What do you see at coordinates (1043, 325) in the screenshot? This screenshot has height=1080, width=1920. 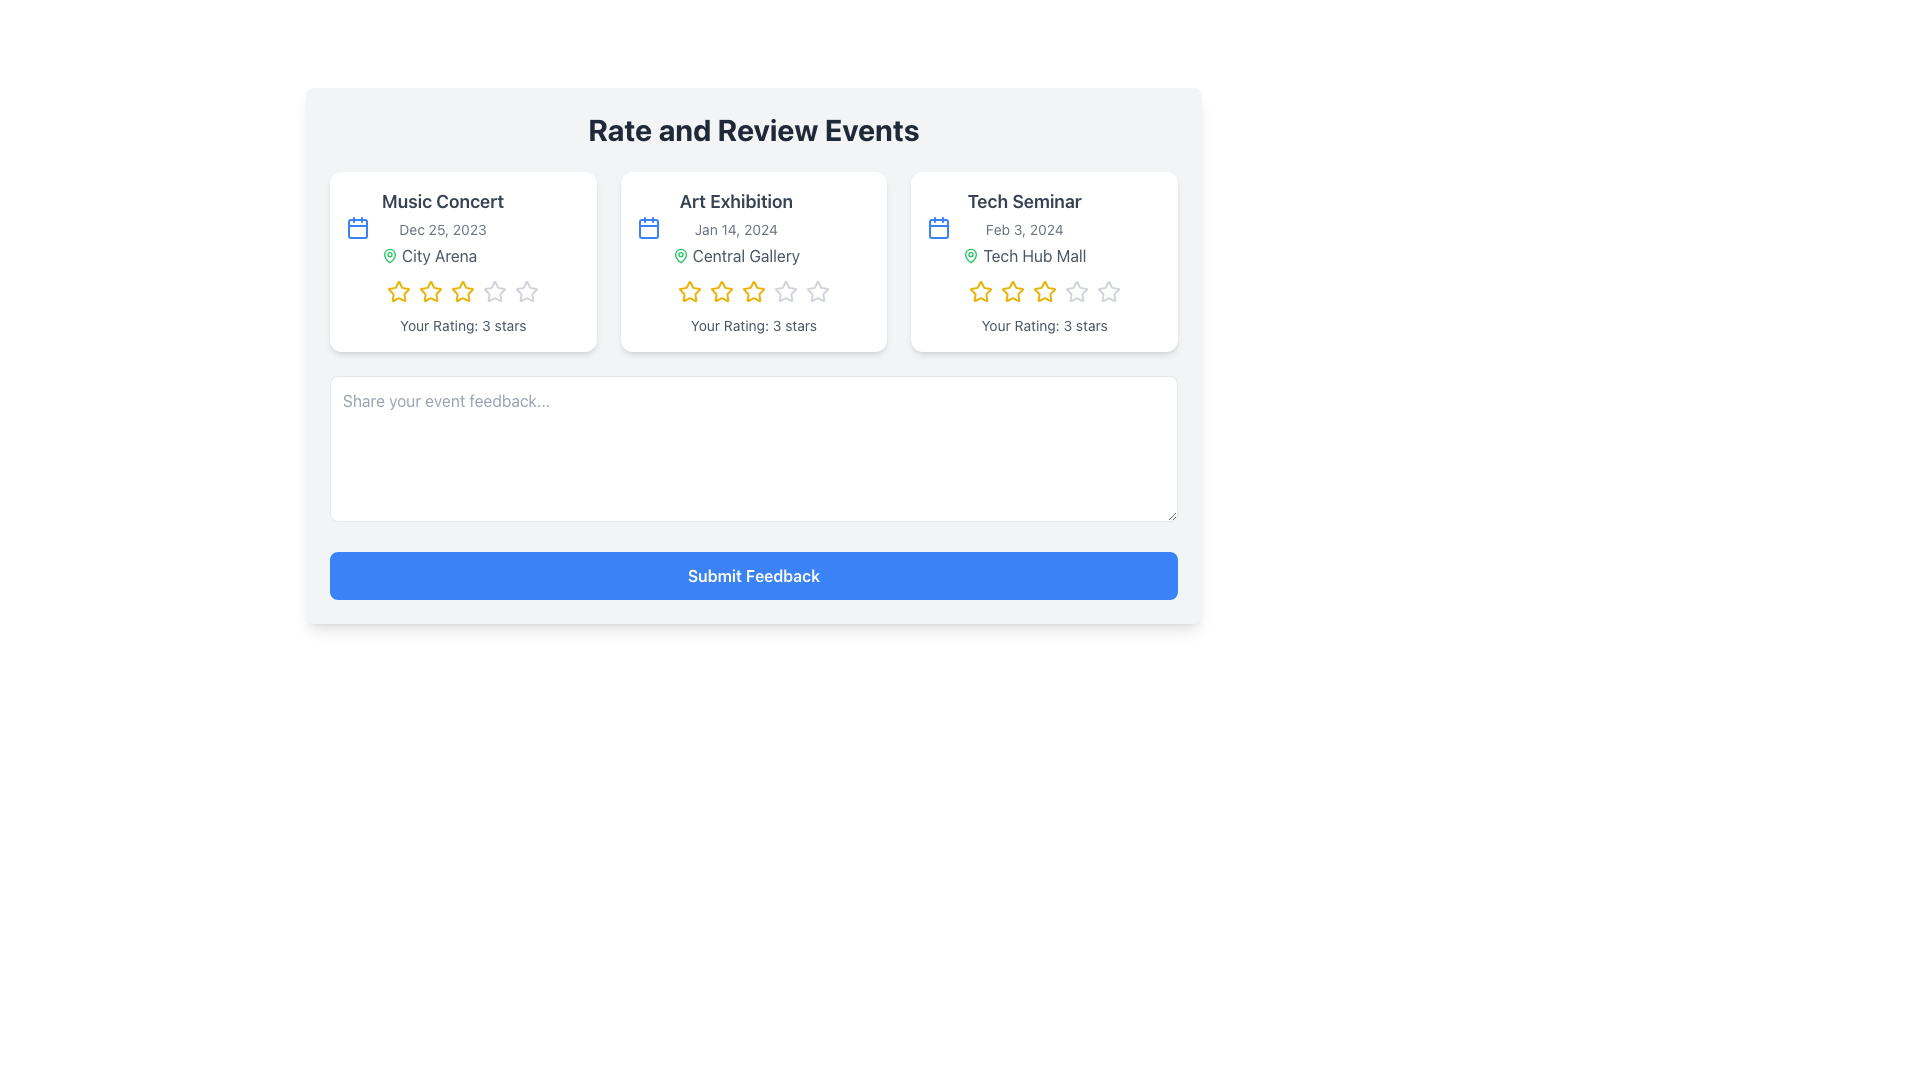 I see `the static text label that displays the user's current rating for the 'Tech Seminar' event, located beneath the star rating section in the rightmost column of a three-card grid` at bounding box center [1043, 325].